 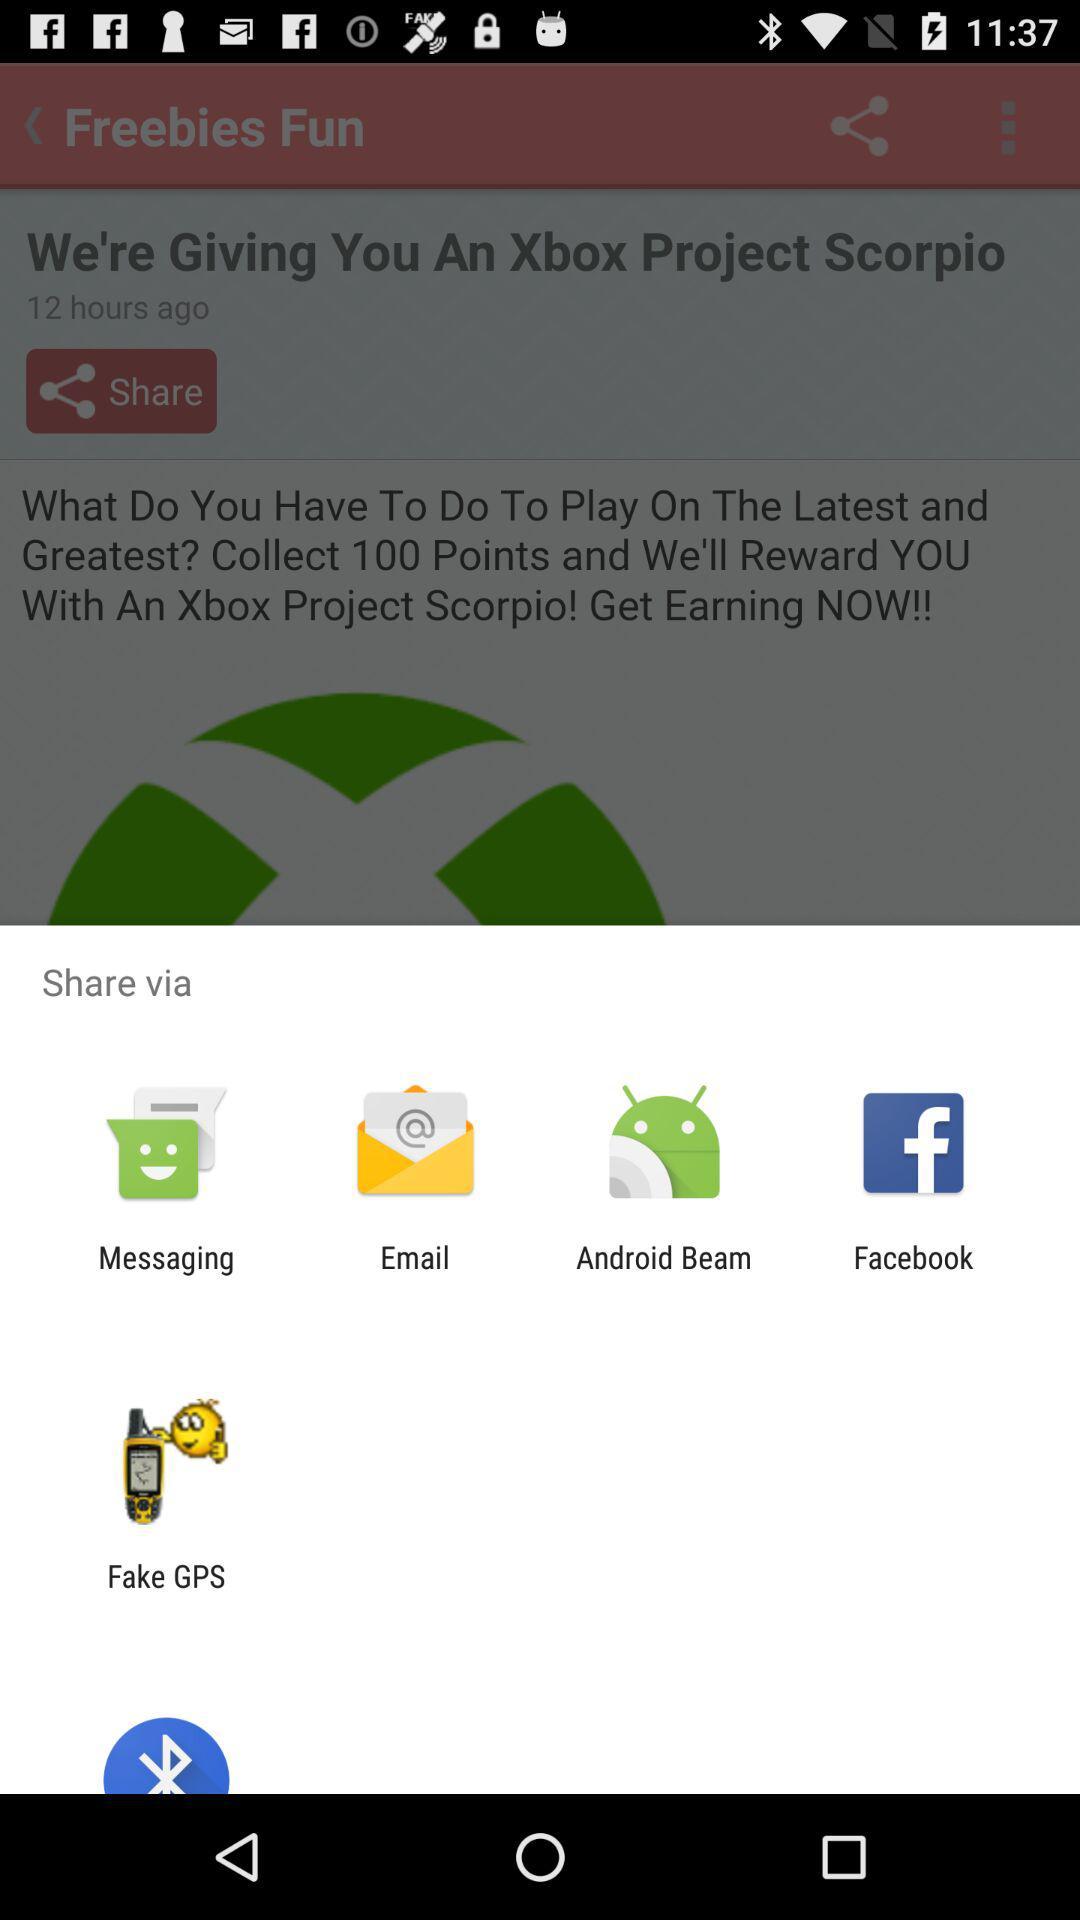 What do you see at coordinates (165, 1274) in the screenshot?
I see `app to the left of email` at bounding box center [165, 1274].